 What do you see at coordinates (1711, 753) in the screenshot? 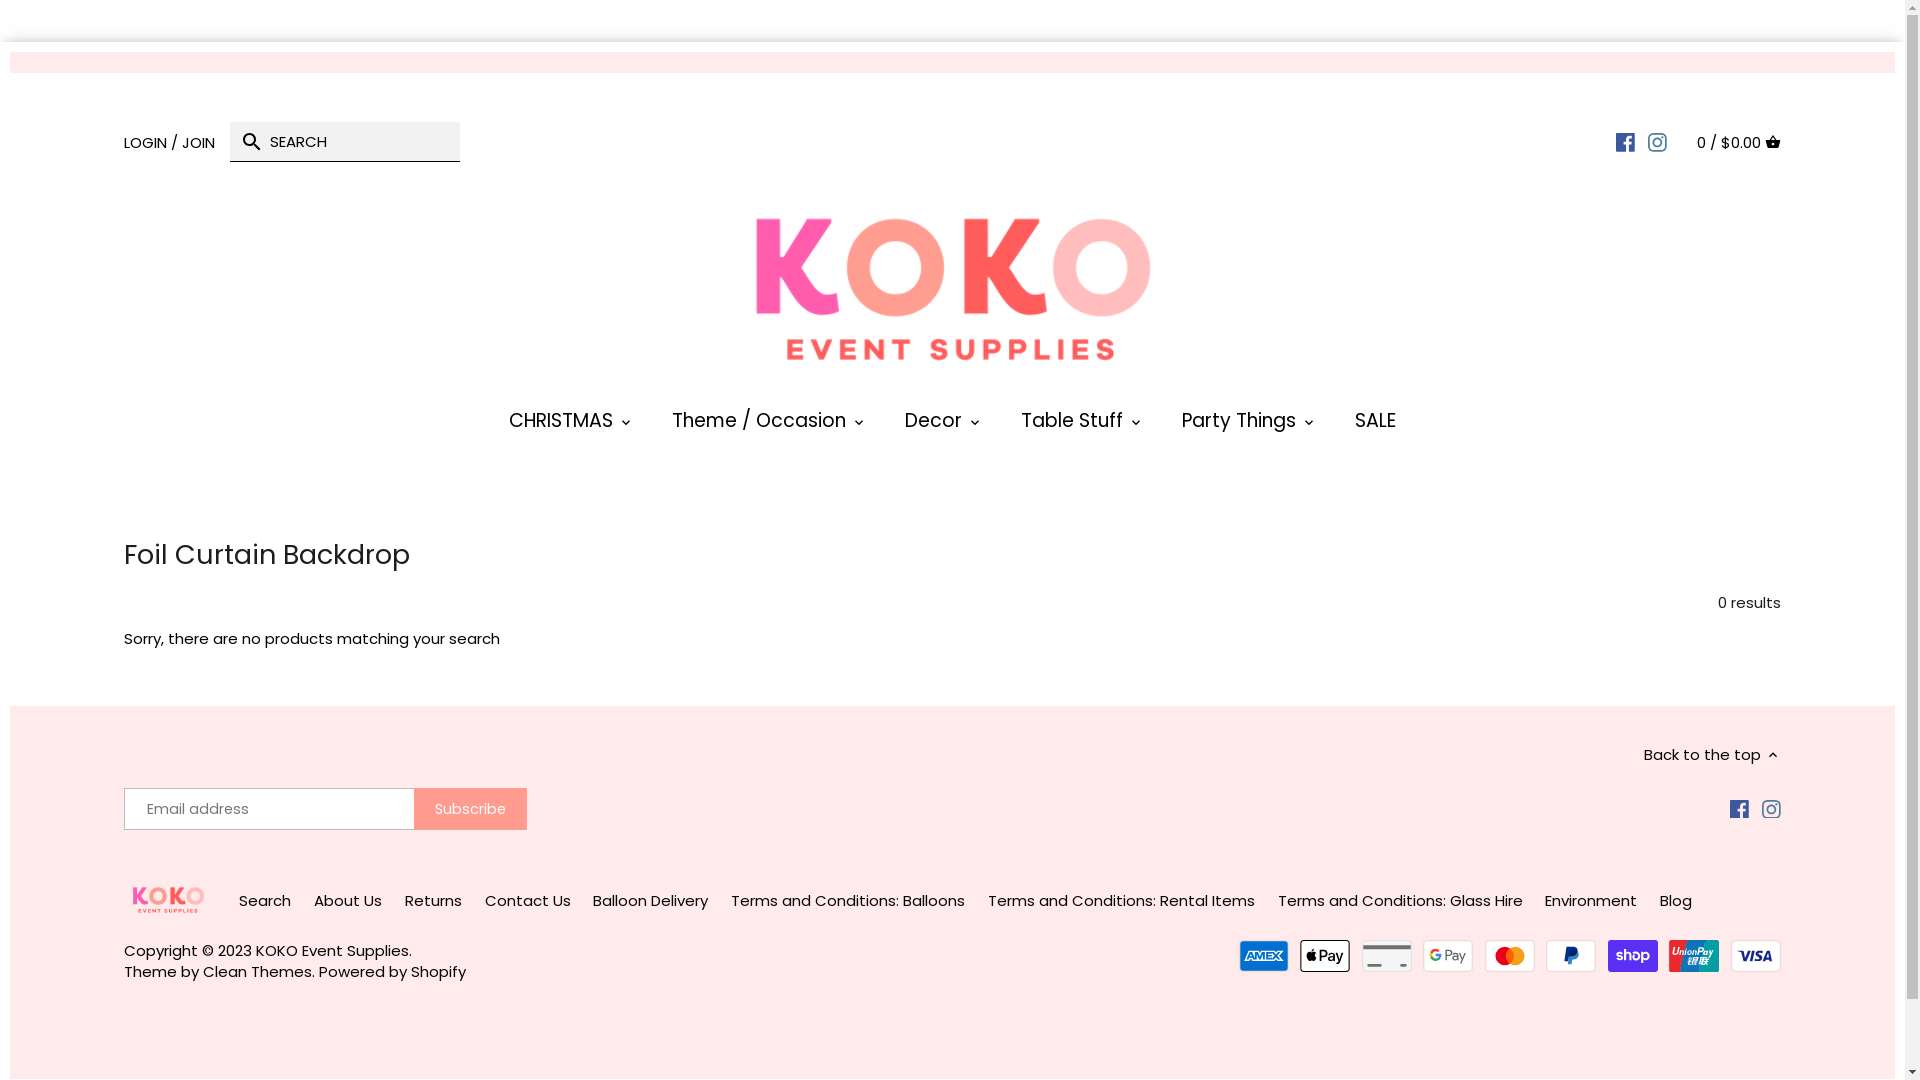
I see `'Back to the top'` at bounding box center [1711, 753].